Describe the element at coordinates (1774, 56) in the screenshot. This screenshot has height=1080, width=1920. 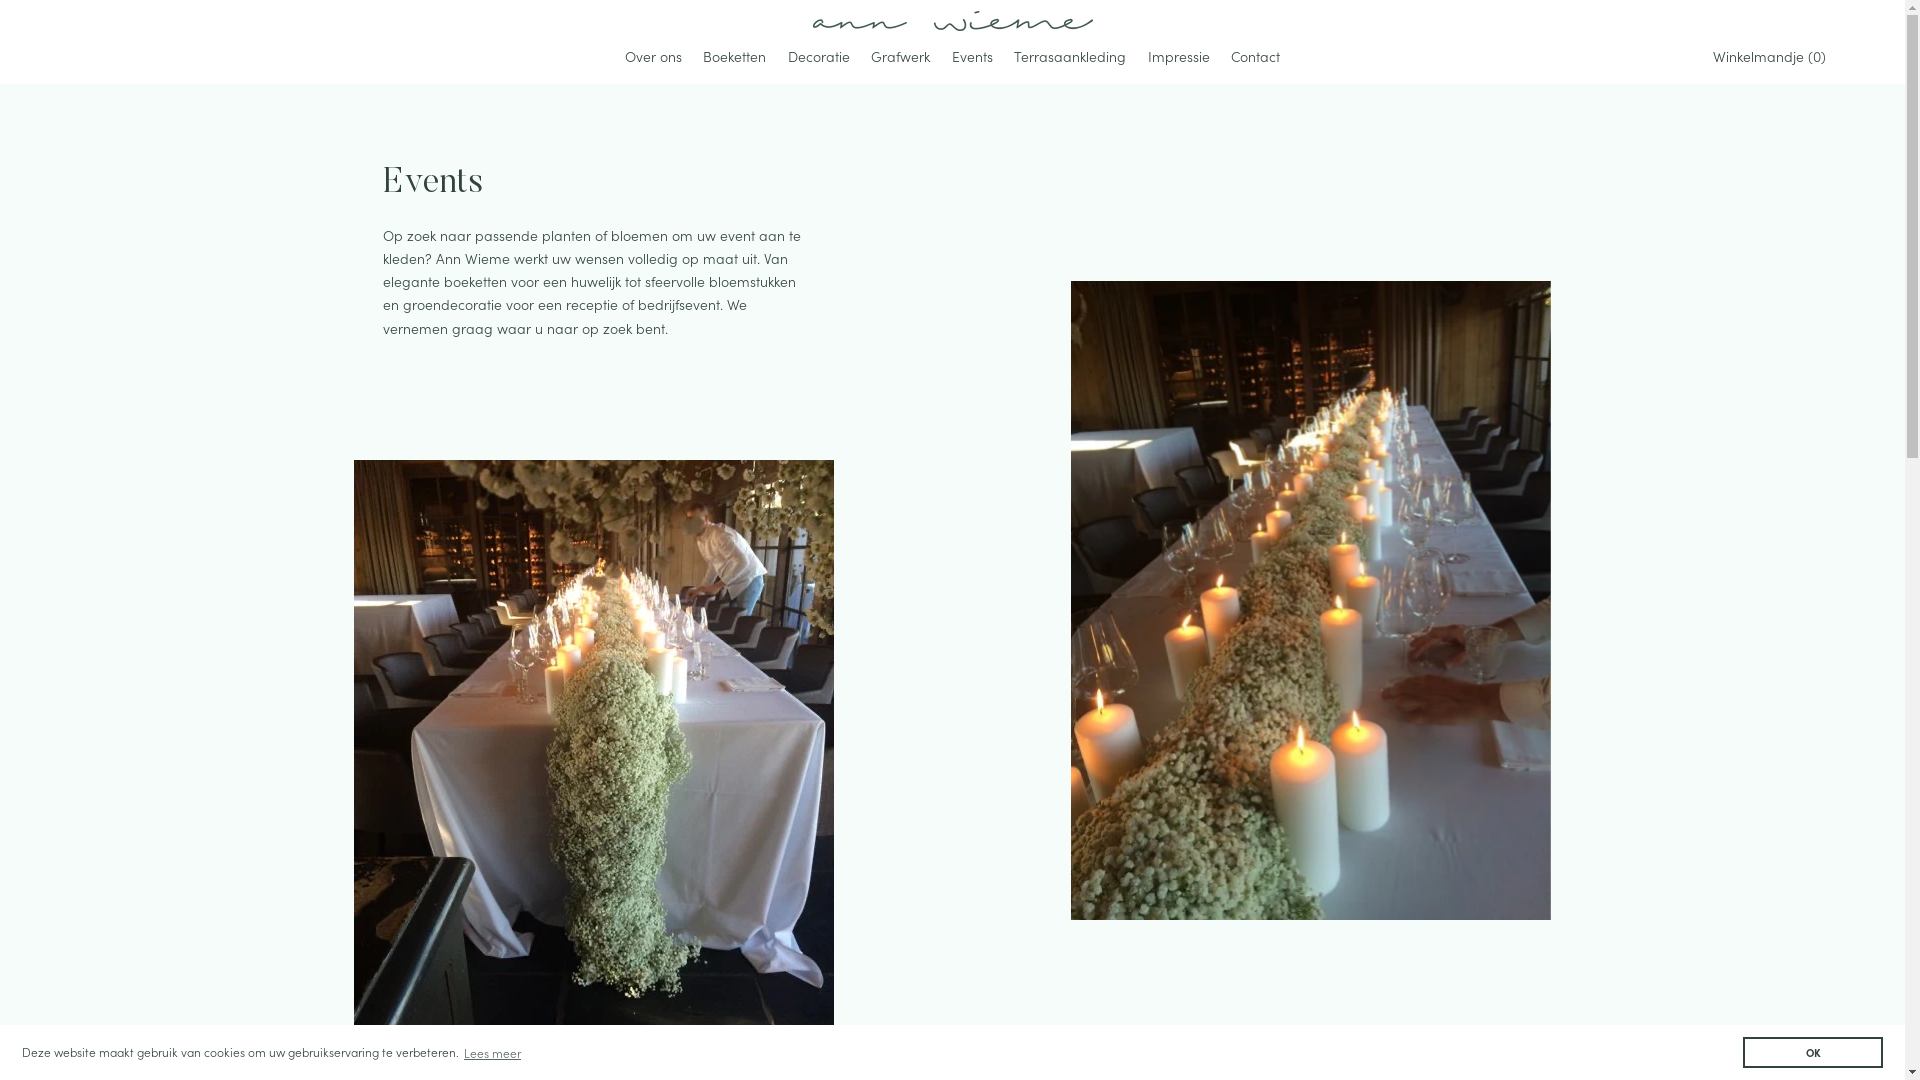
I see `'Winkelmandje (0)'` at that location.